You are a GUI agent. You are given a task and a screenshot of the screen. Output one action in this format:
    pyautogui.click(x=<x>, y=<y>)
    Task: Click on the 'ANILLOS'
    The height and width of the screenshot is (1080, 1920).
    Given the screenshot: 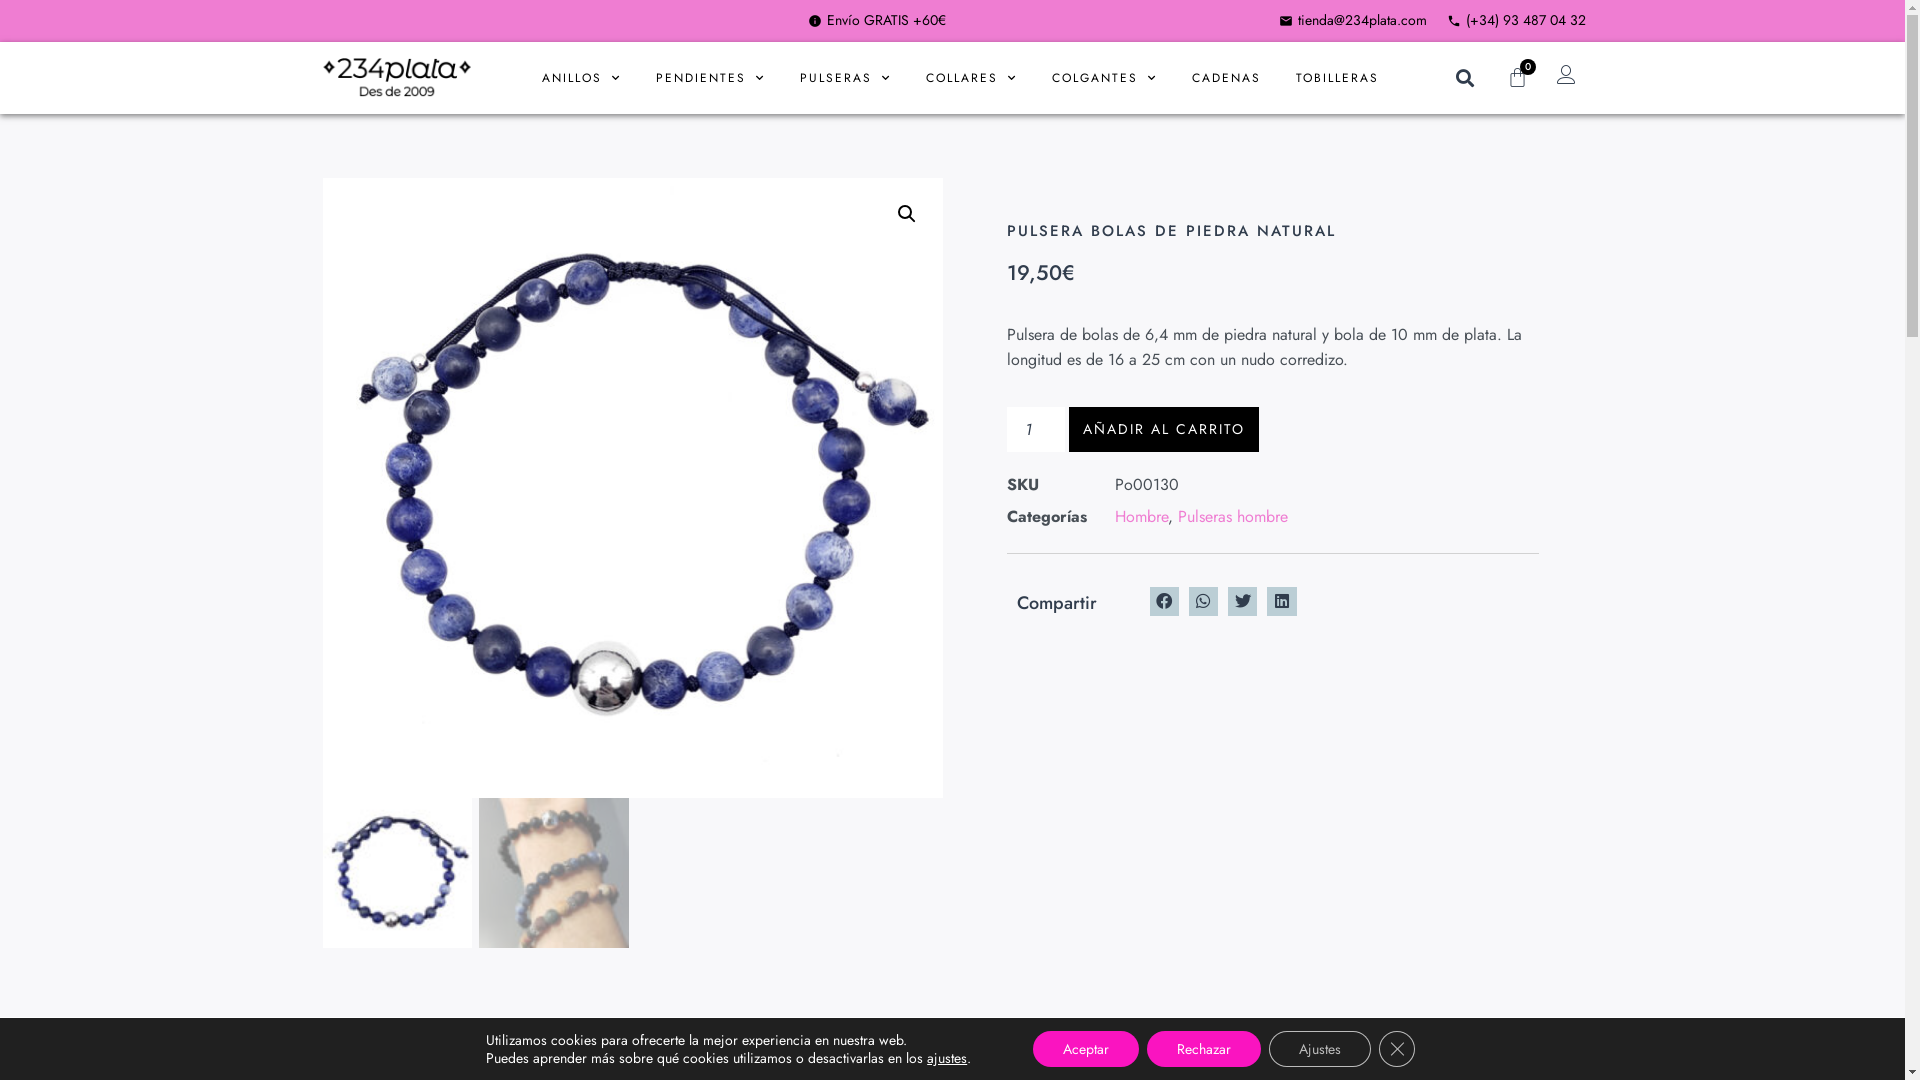 What is the action you would take?
    pyautogui.click(x=580, y=76)
    